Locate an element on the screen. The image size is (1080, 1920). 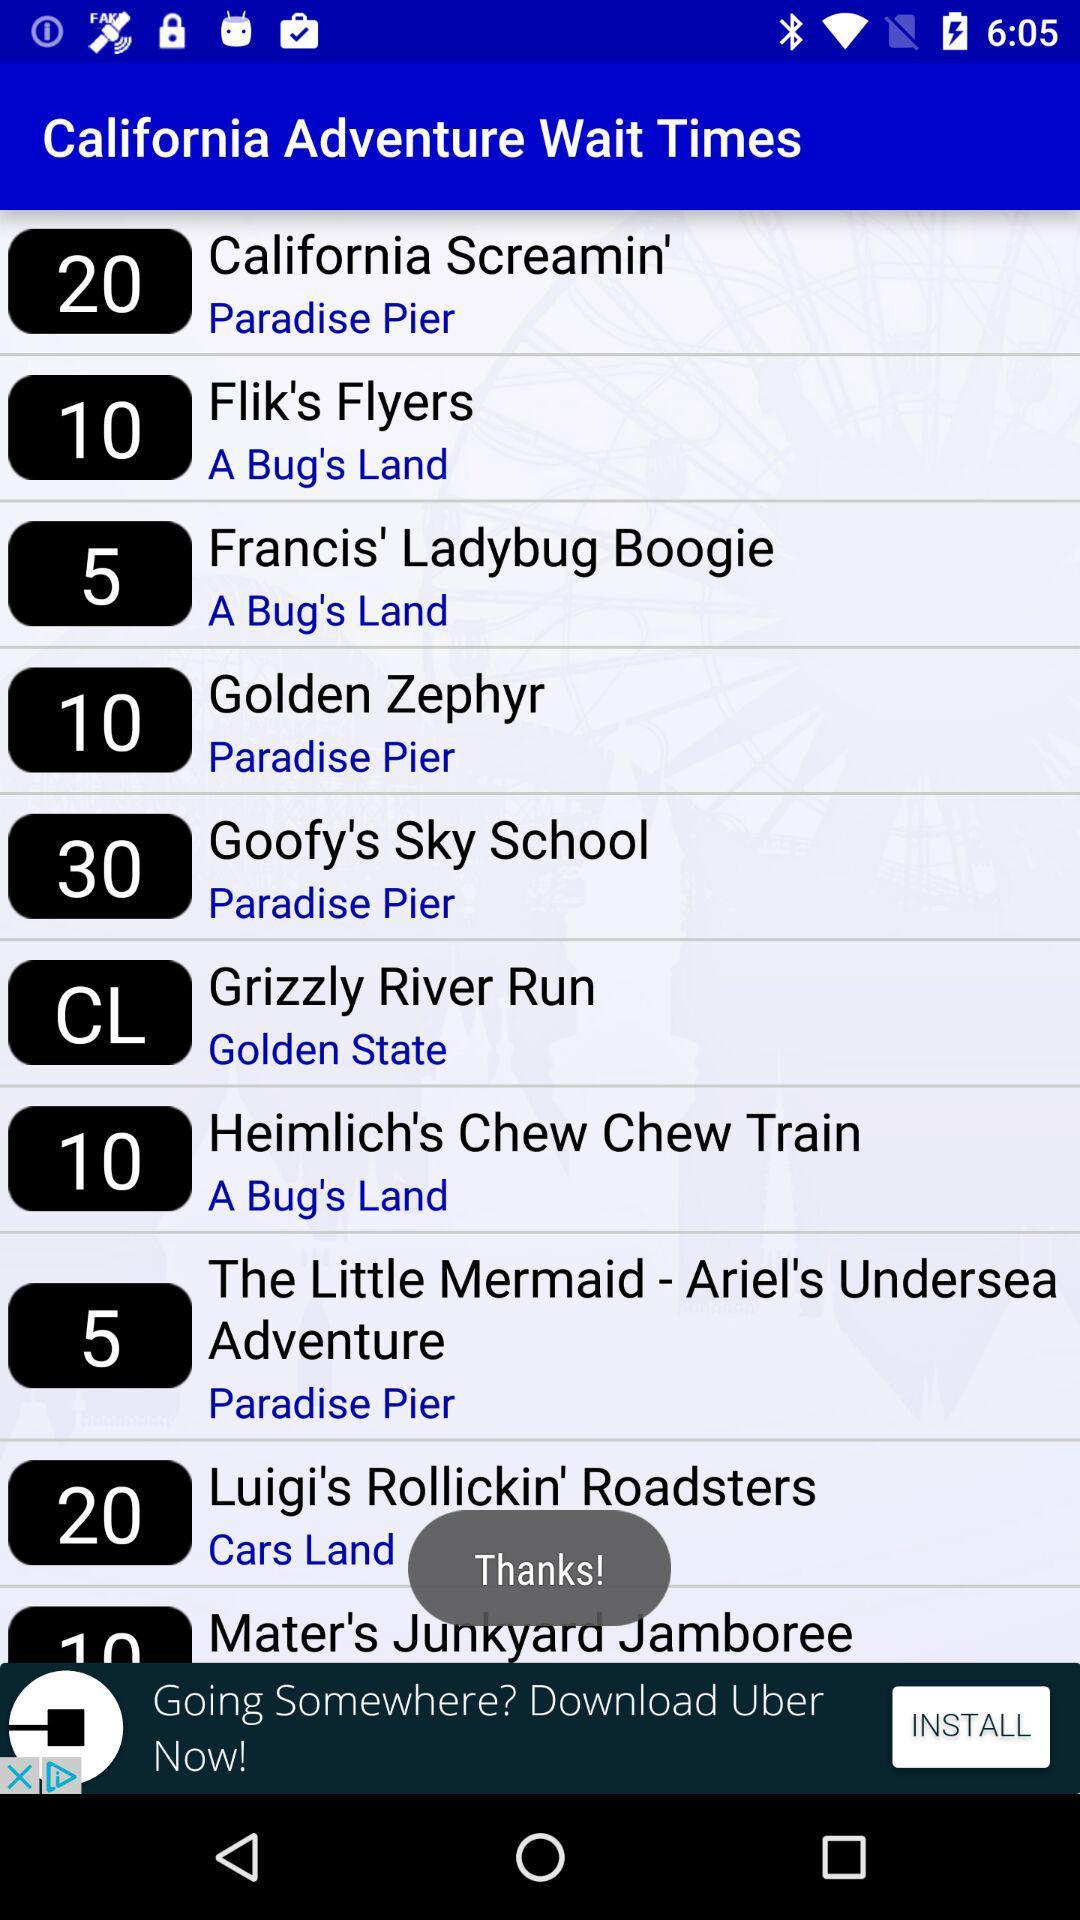
item to the right of the 20 item is located at coordinates (511, 1547).